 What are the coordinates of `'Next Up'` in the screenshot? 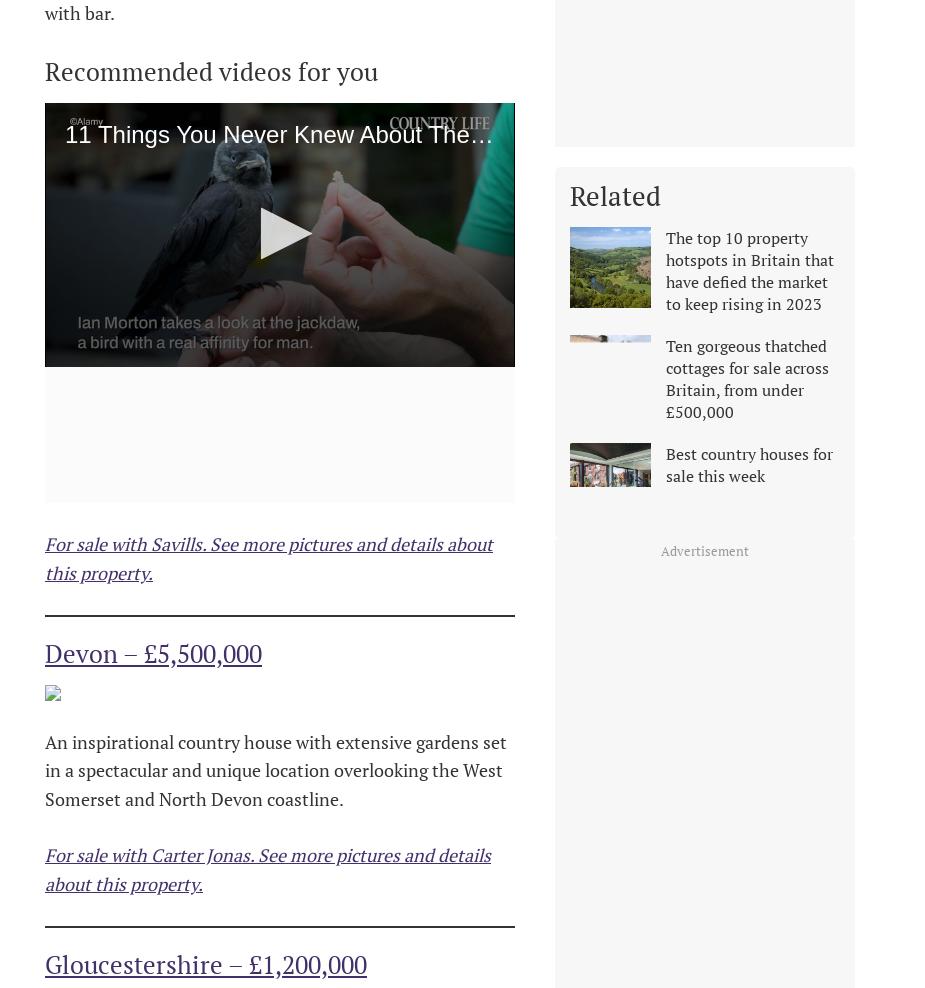 It's located at (350, 222).